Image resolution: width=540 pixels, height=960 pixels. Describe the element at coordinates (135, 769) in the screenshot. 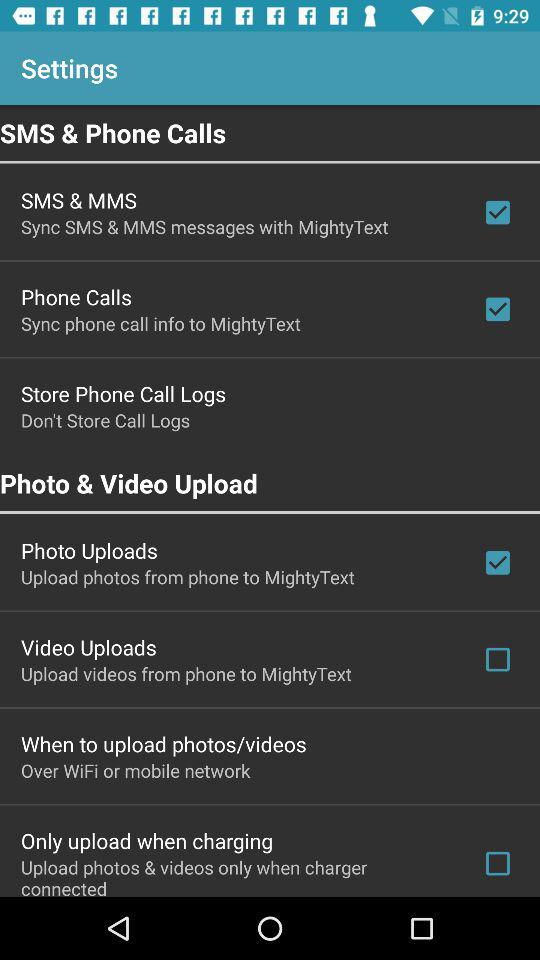

I see `over wifi or app` at that location.